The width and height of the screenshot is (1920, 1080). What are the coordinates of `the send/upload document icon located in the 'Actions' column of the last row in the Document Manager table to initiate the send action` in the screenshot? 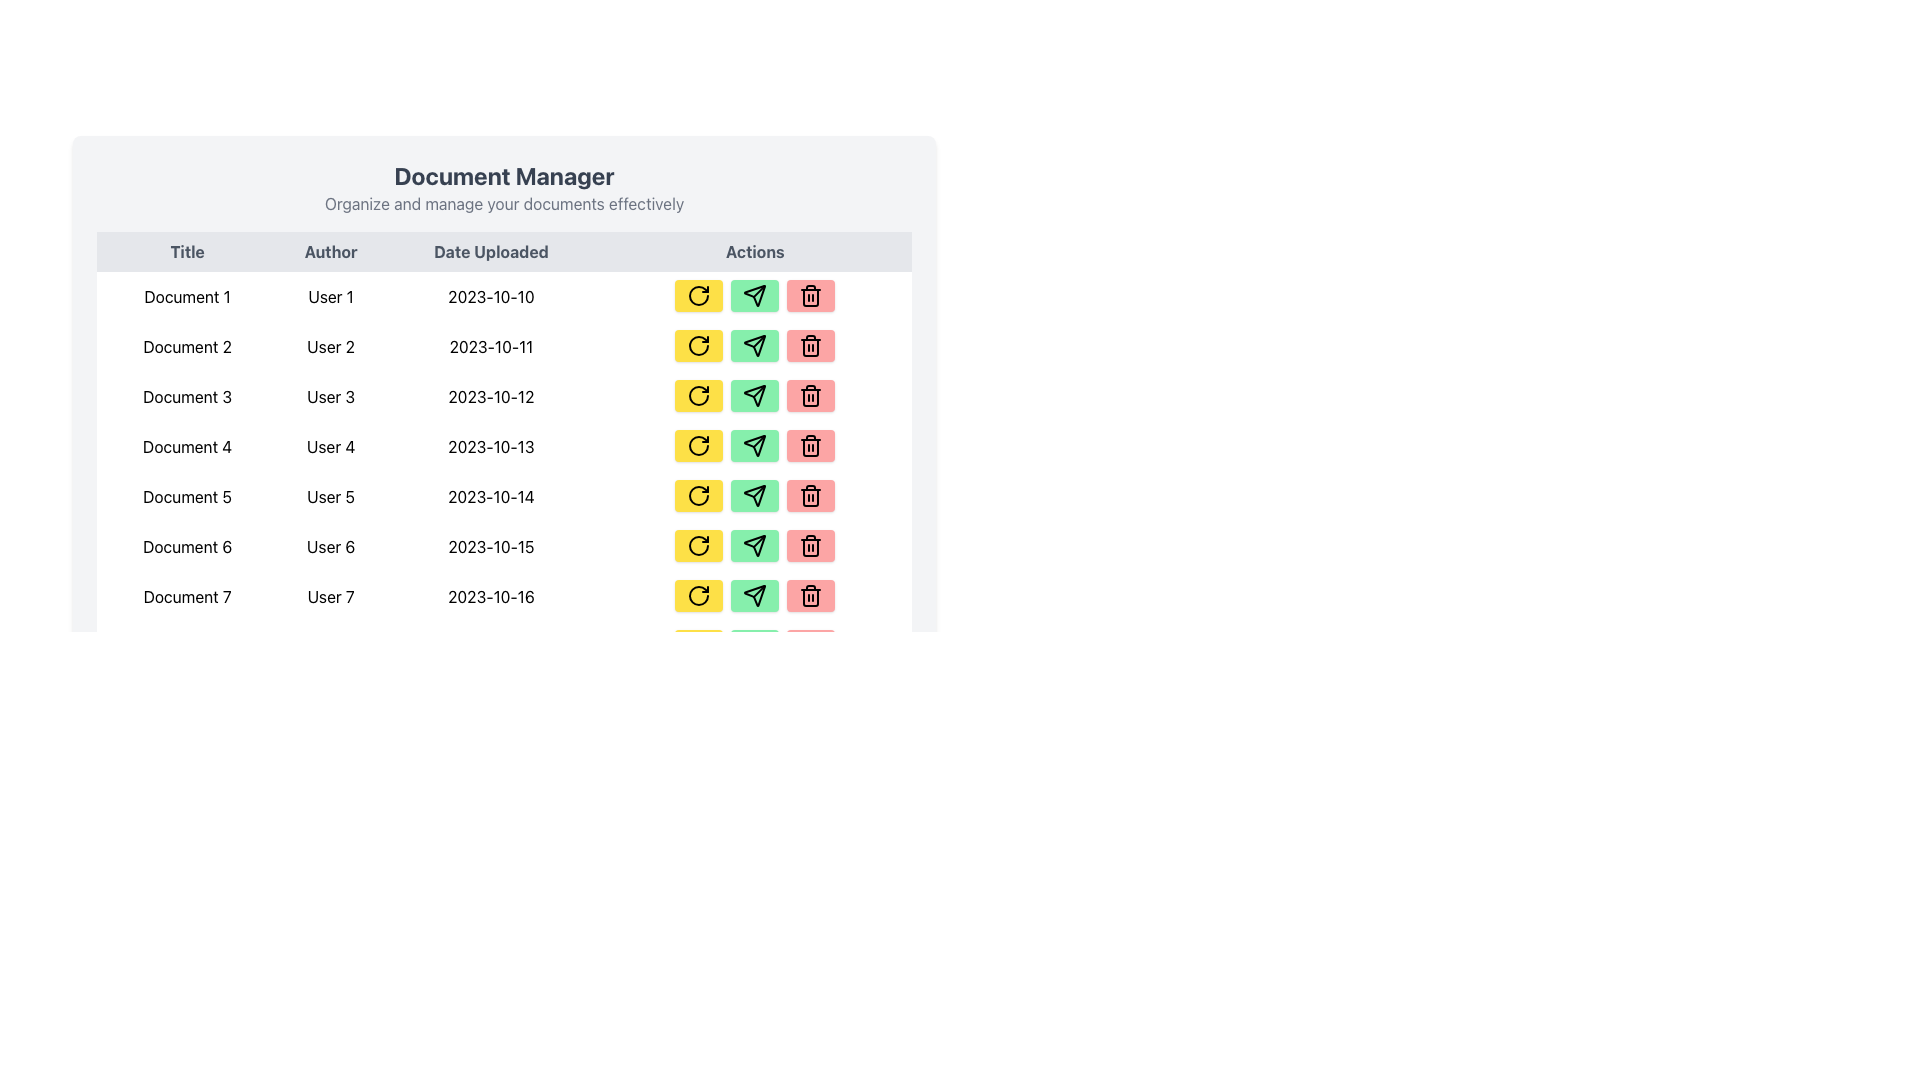 It's located at (754, 595).